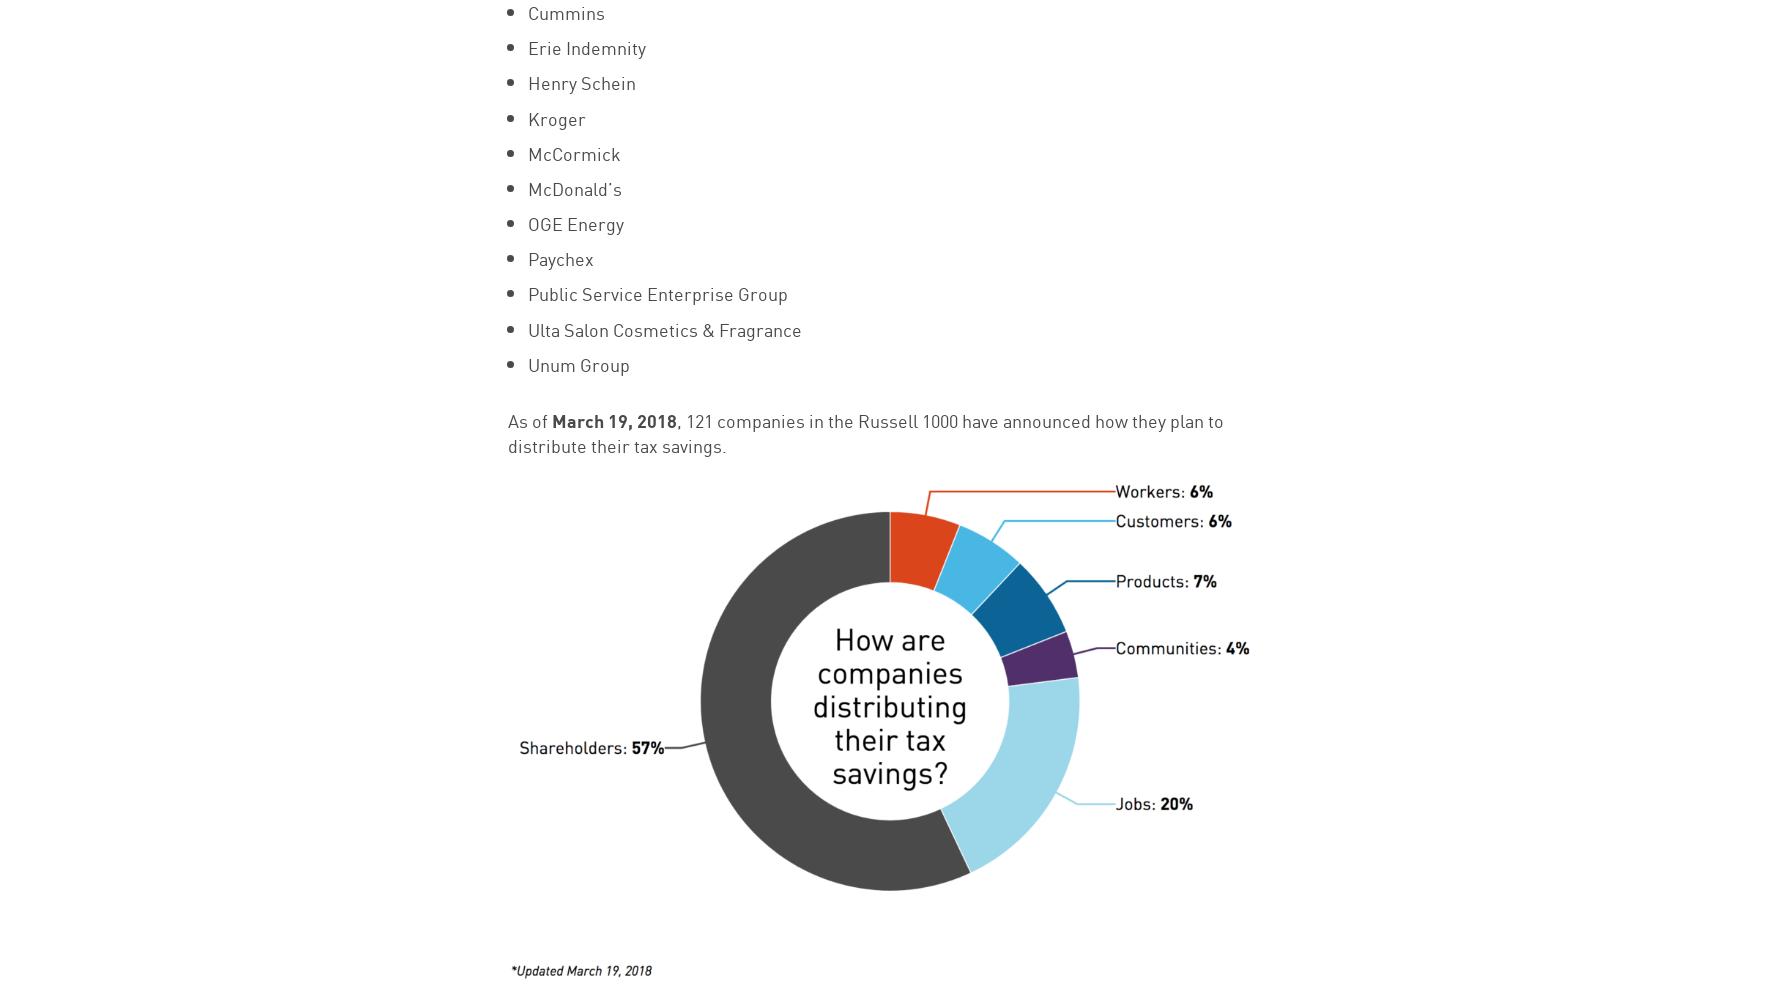  Describe the element at coordinates (577, 363) in the screenshot. I see `'Unum Group'` at that location.